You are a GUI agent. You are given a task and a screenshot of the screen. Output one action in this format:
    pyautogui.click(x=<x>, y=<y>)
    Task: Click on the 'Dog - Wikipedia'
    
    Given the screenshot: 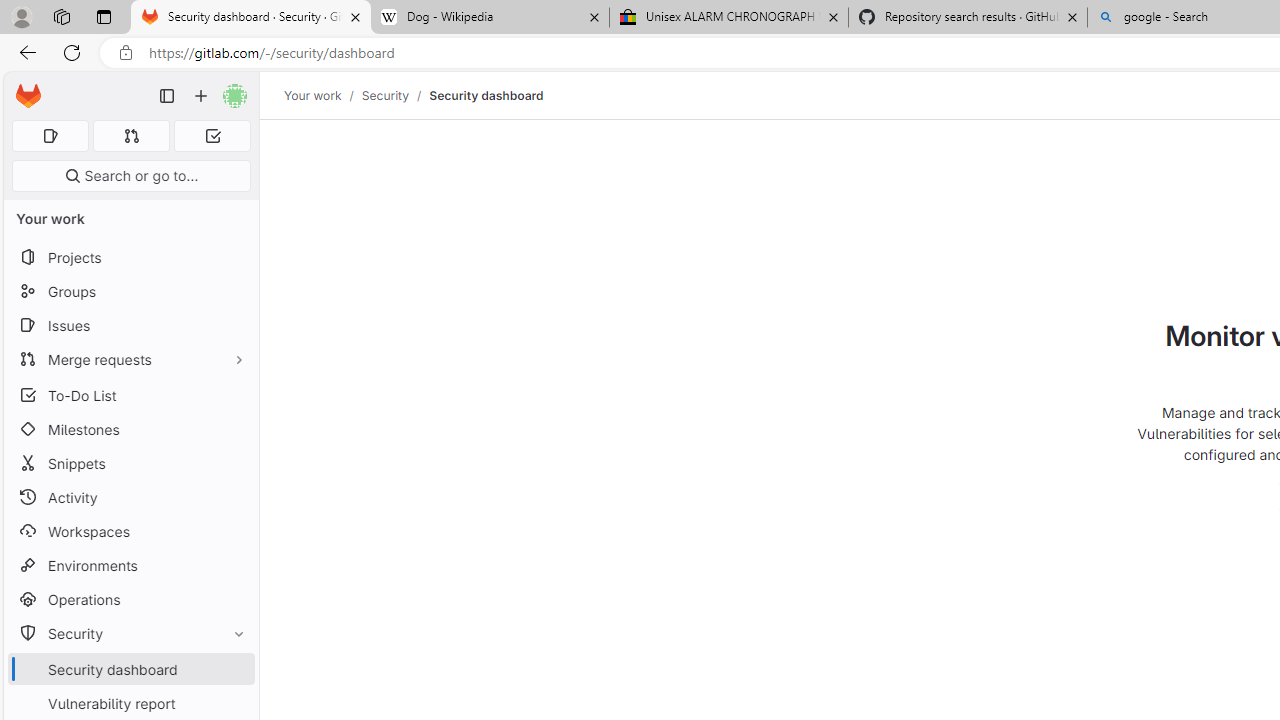 What is the action you would take?
    pyautogui.click(x=490, y=17)
    